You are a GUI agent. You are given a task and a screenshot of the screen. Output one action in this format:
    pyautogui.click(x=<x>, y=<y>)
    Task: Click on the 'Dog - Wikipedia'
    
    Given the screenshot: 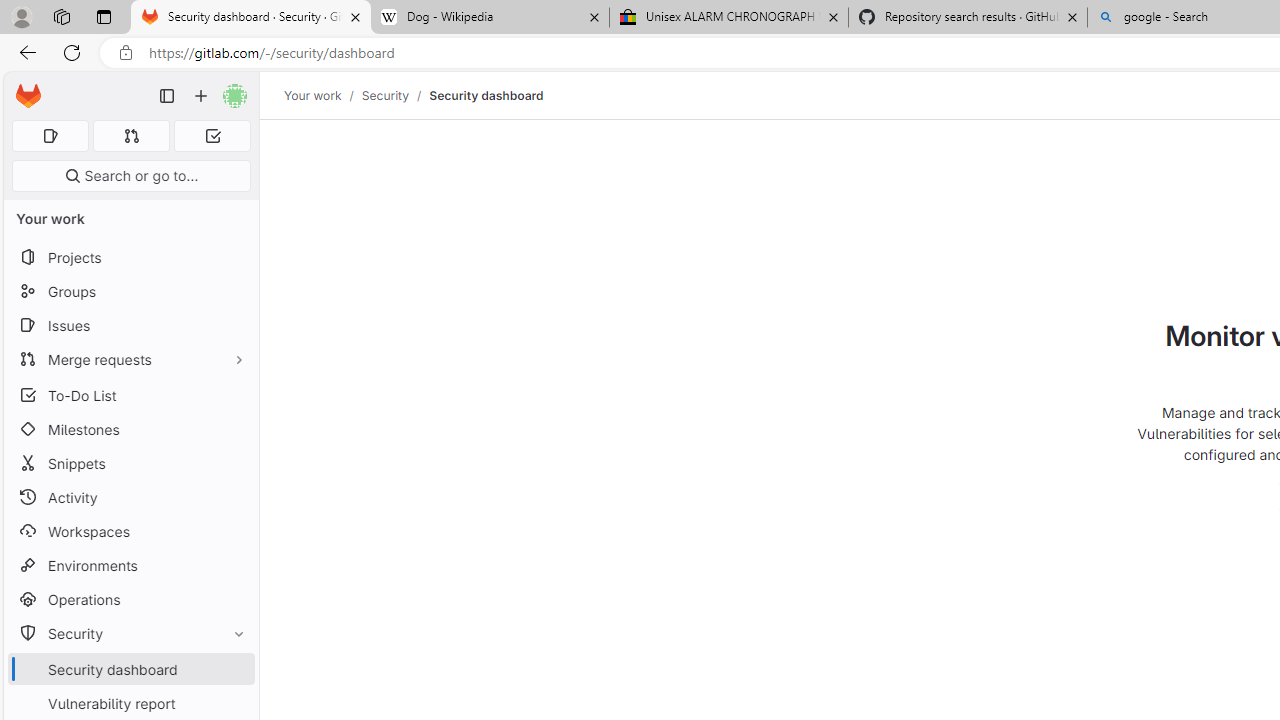 What is the action you would take?
    pyautogui.click(x=490, y=17)
    